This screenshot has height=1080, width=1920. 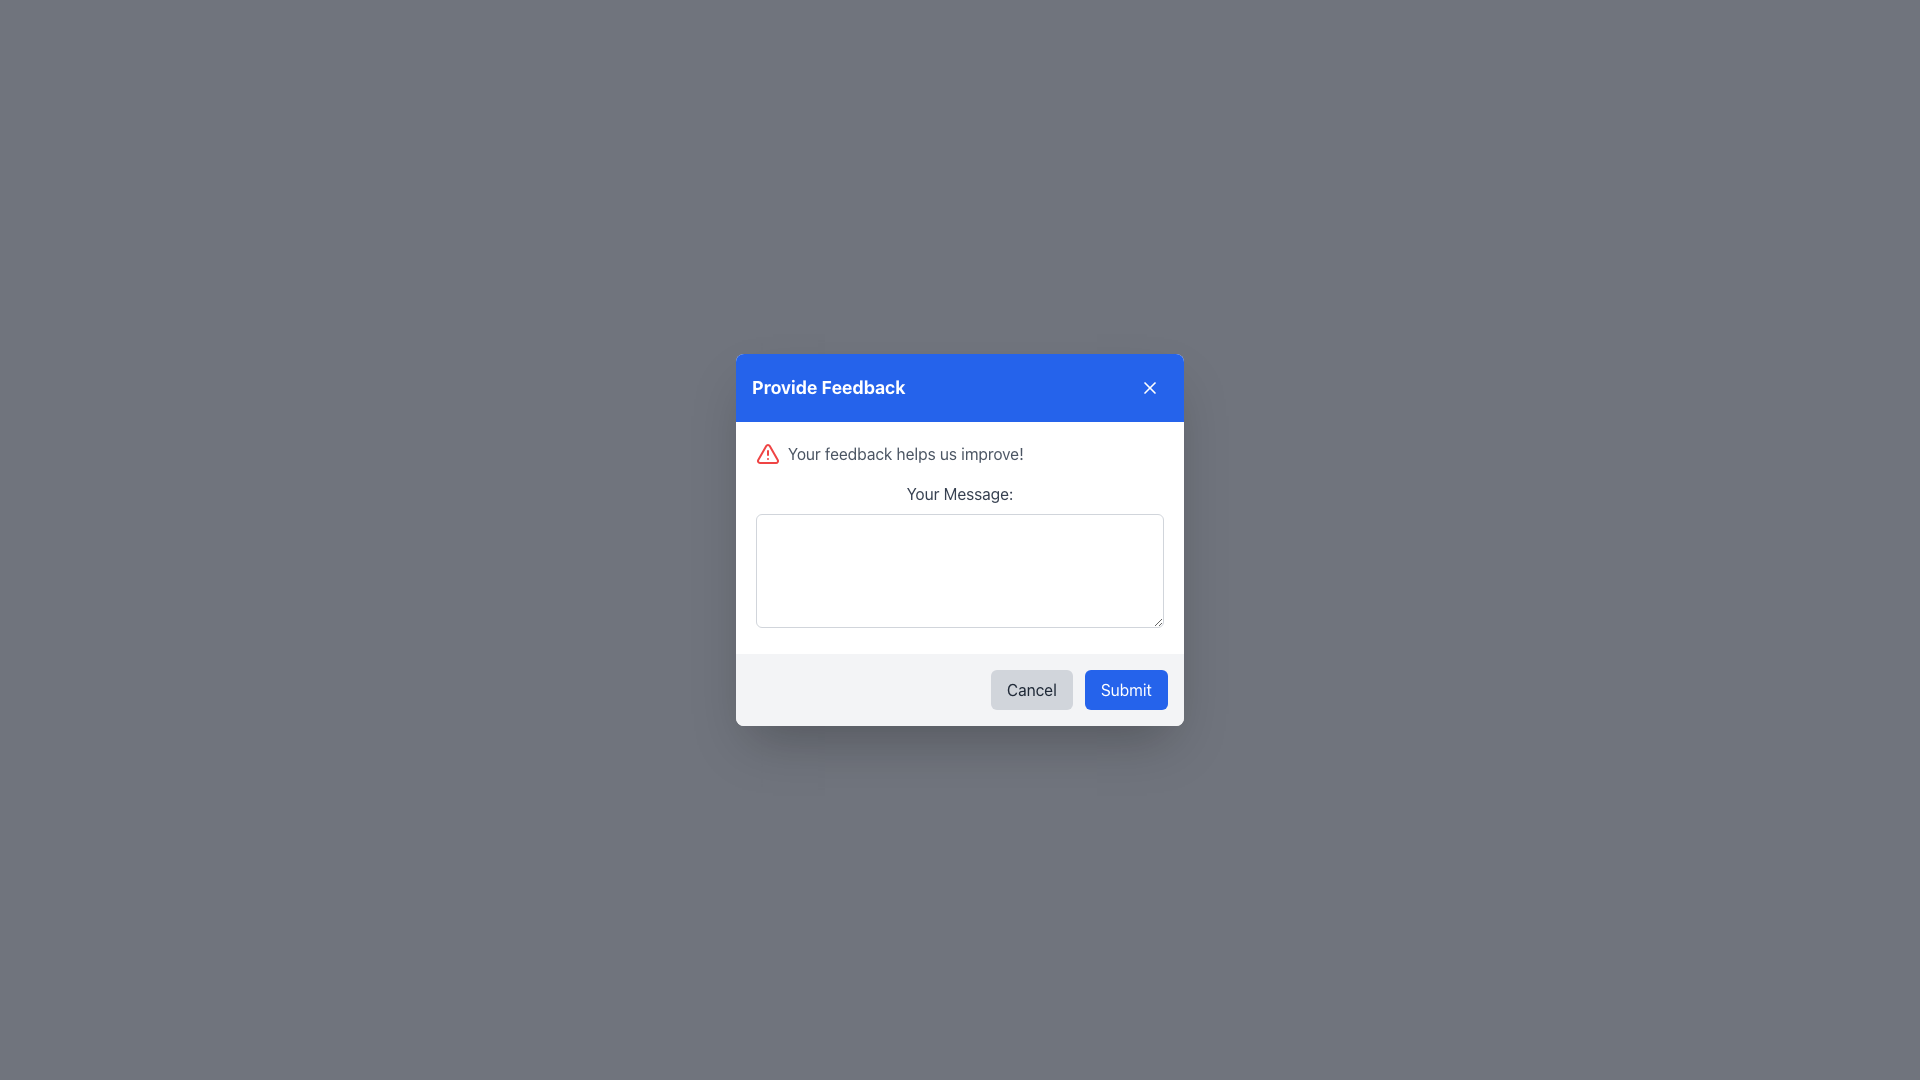 What do you see at coordinates (960, 536) in the screenshot?
I see `the large text input box in the feedback form section titled 'Provide Feedback.'` at bounding box center [960, 536].